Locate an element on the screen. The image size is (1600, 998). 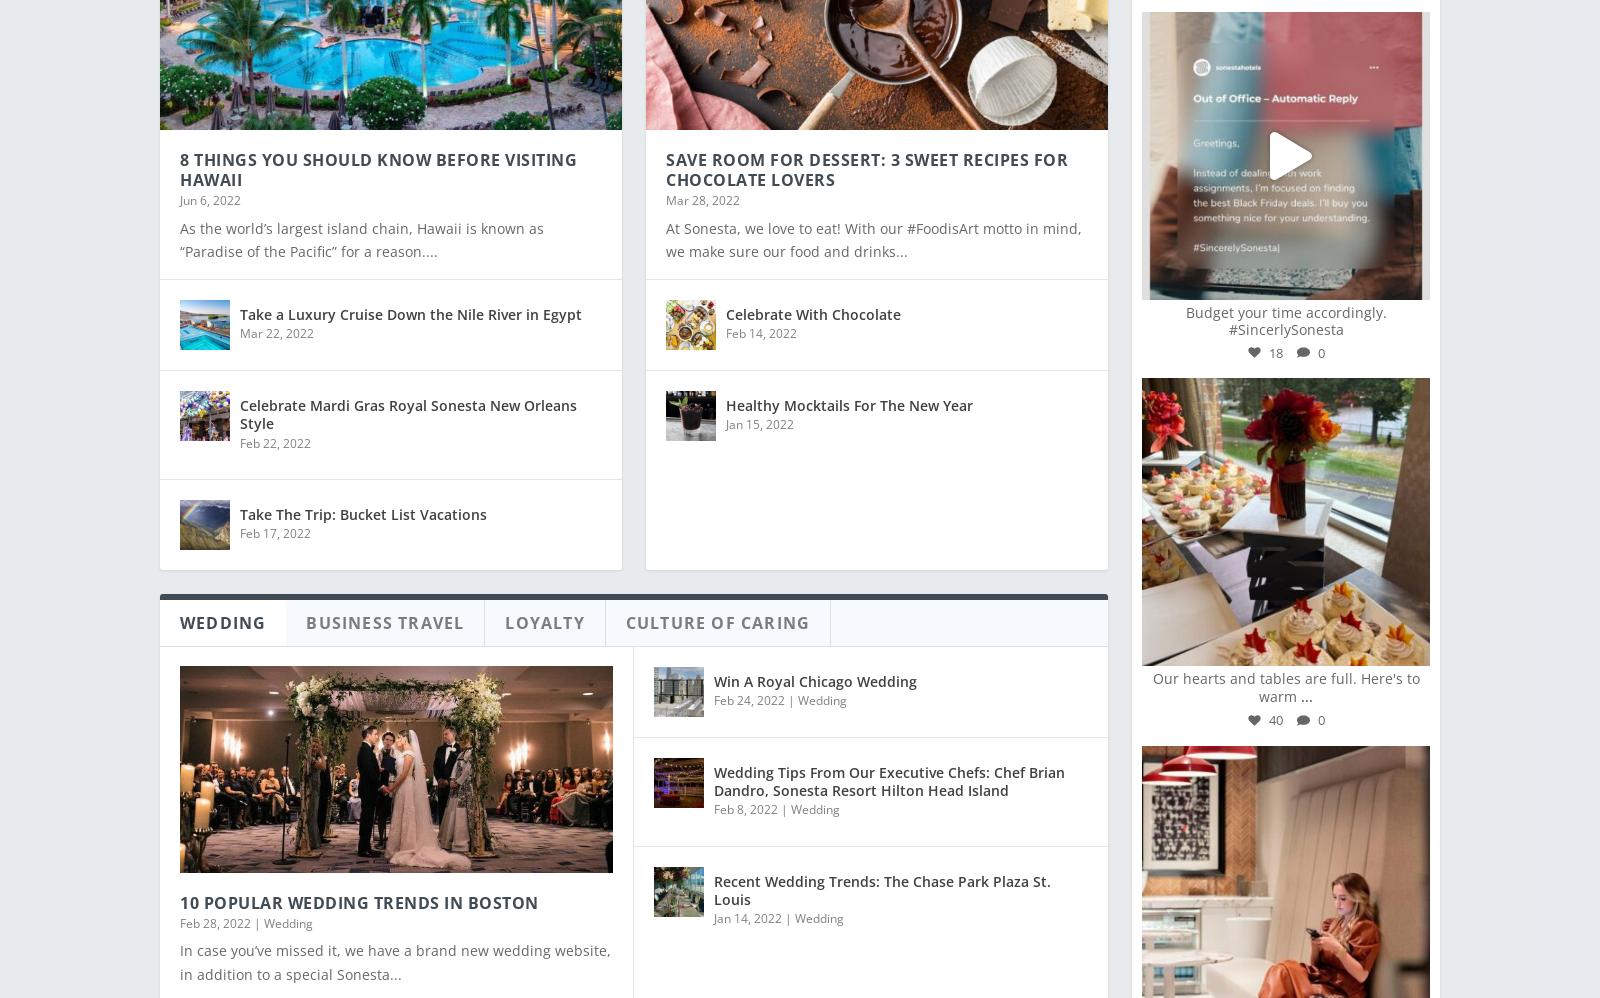
'Whiskey, Music, And Storytelling: A Sonesta #SXSW ...' is located at coordinates (477, 261).